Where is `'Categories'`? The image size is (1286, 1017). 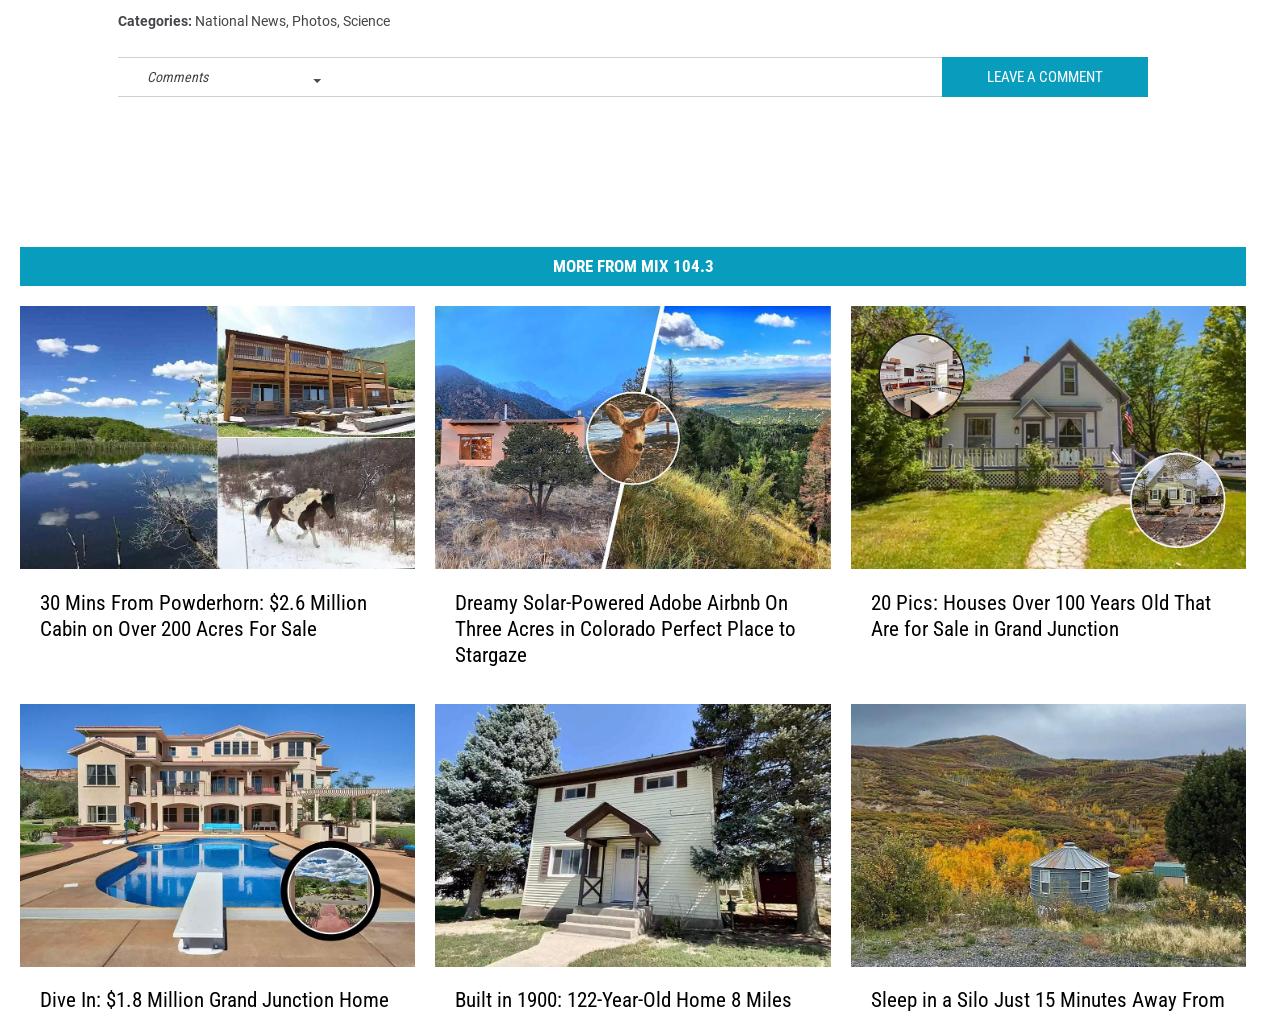 'Categories' is located at coordinates (118, 50).